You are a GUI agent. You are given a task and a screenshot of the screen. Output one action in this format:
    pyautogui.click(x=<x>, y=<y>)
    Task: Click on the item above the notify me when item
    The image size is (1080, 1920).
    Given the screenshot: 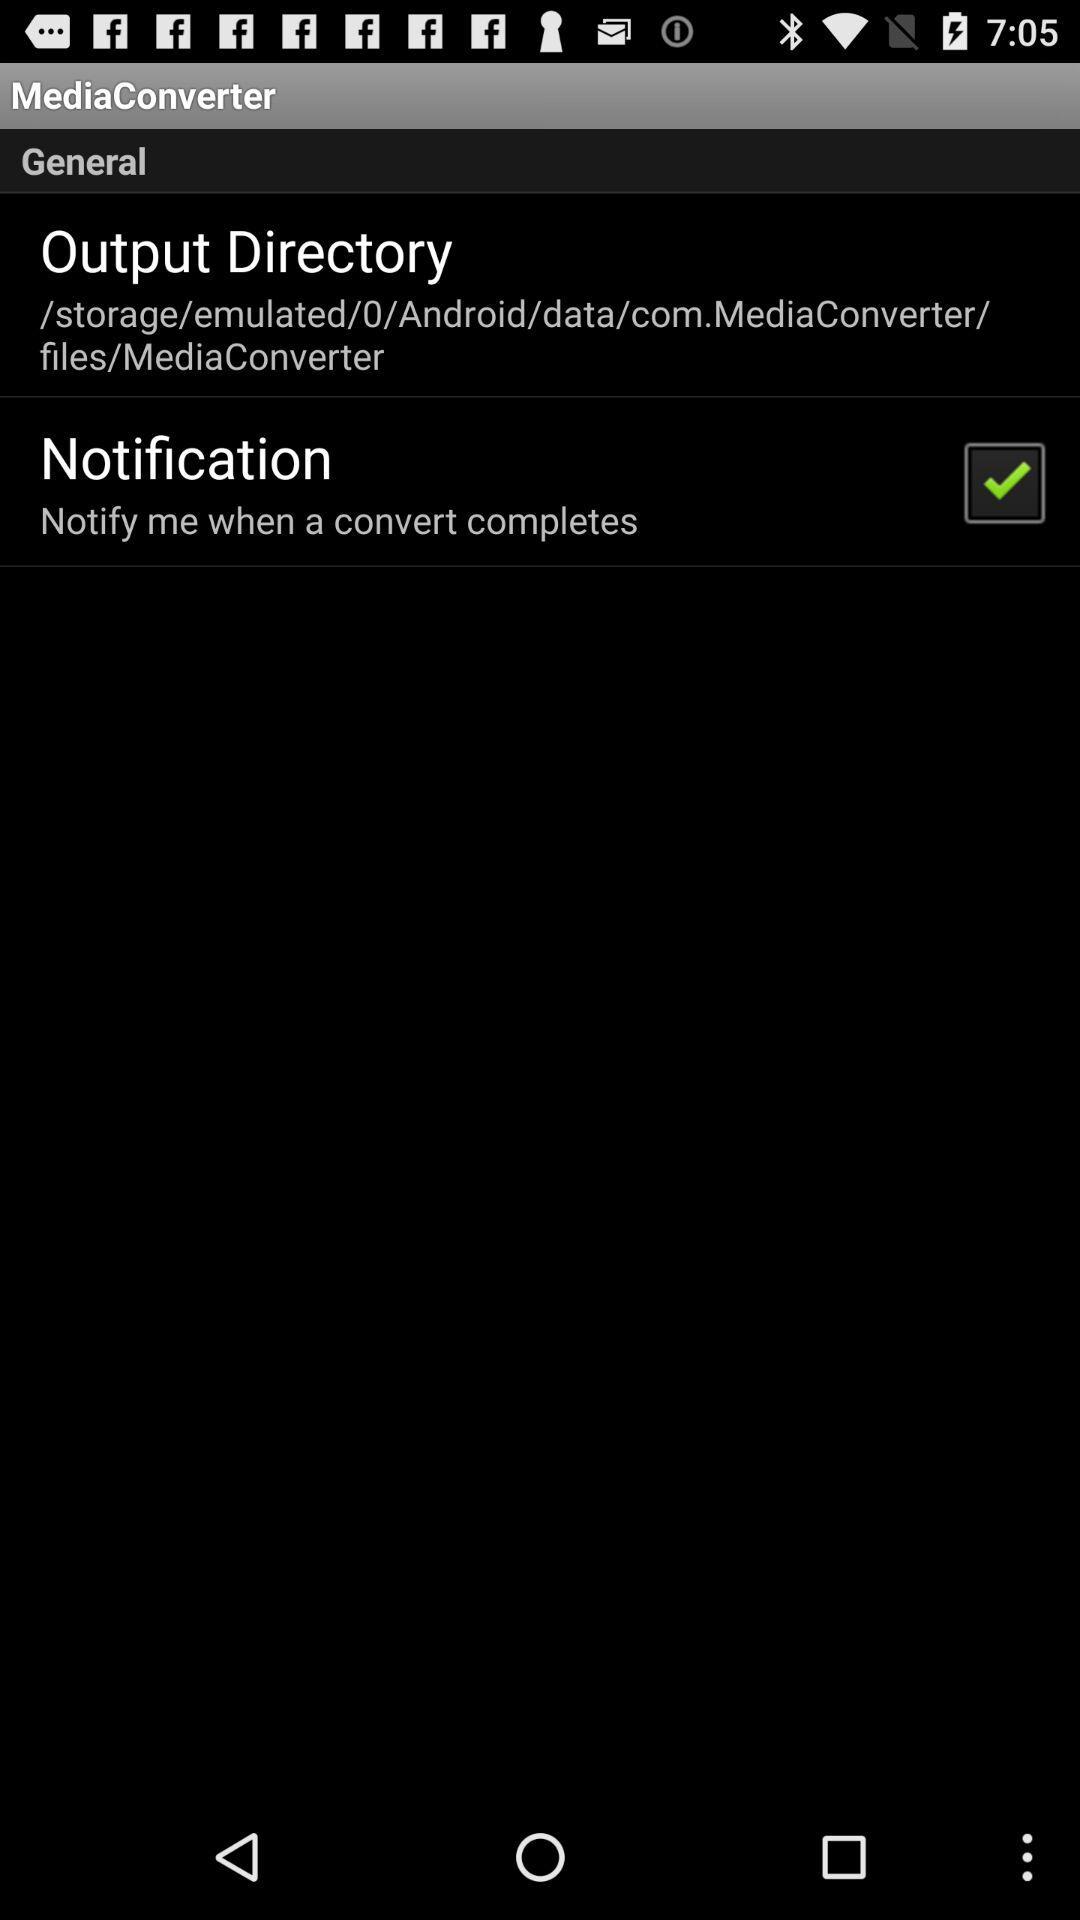 What is the action you would take?
    pyautogui.click(x=186, y=455)
    